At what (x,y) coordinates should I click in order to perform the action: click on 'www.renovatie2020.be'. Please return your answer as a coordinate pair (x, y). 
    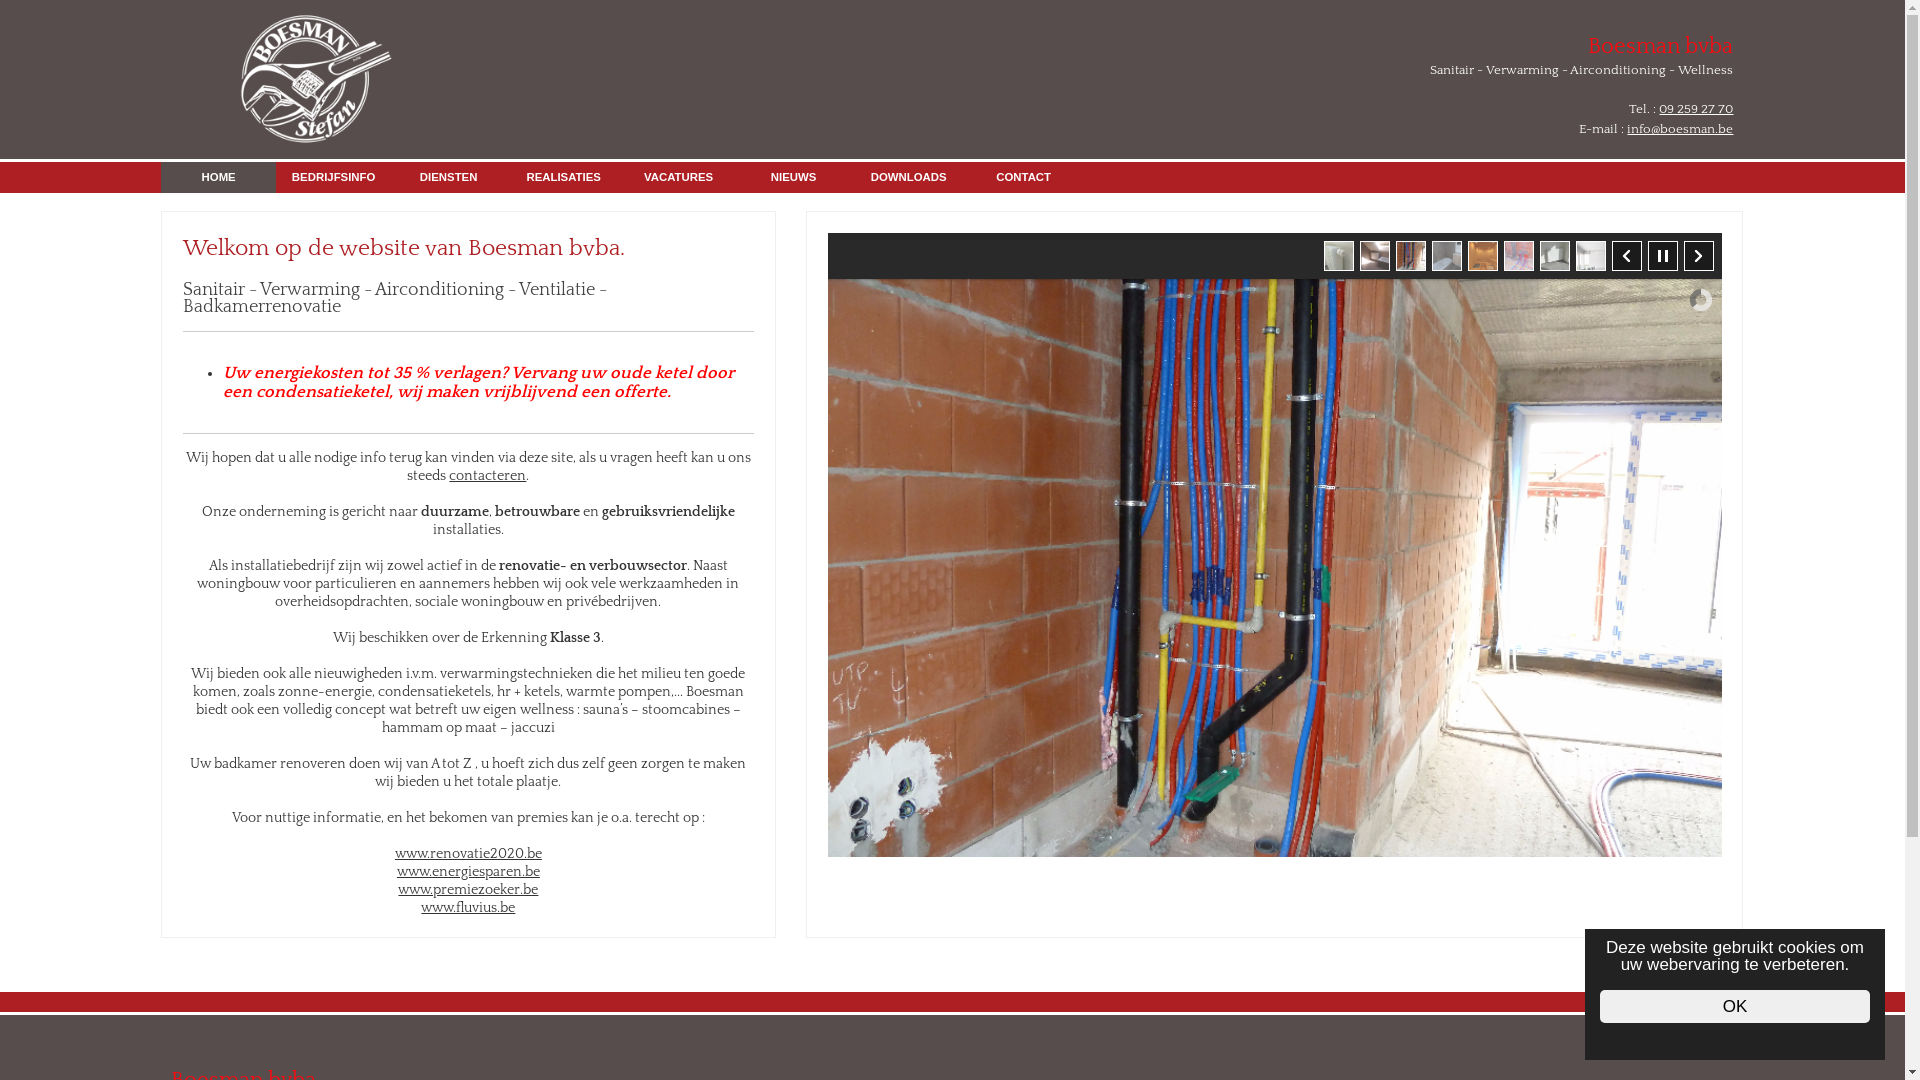
    Looking at the image, I should click on (467, 853).